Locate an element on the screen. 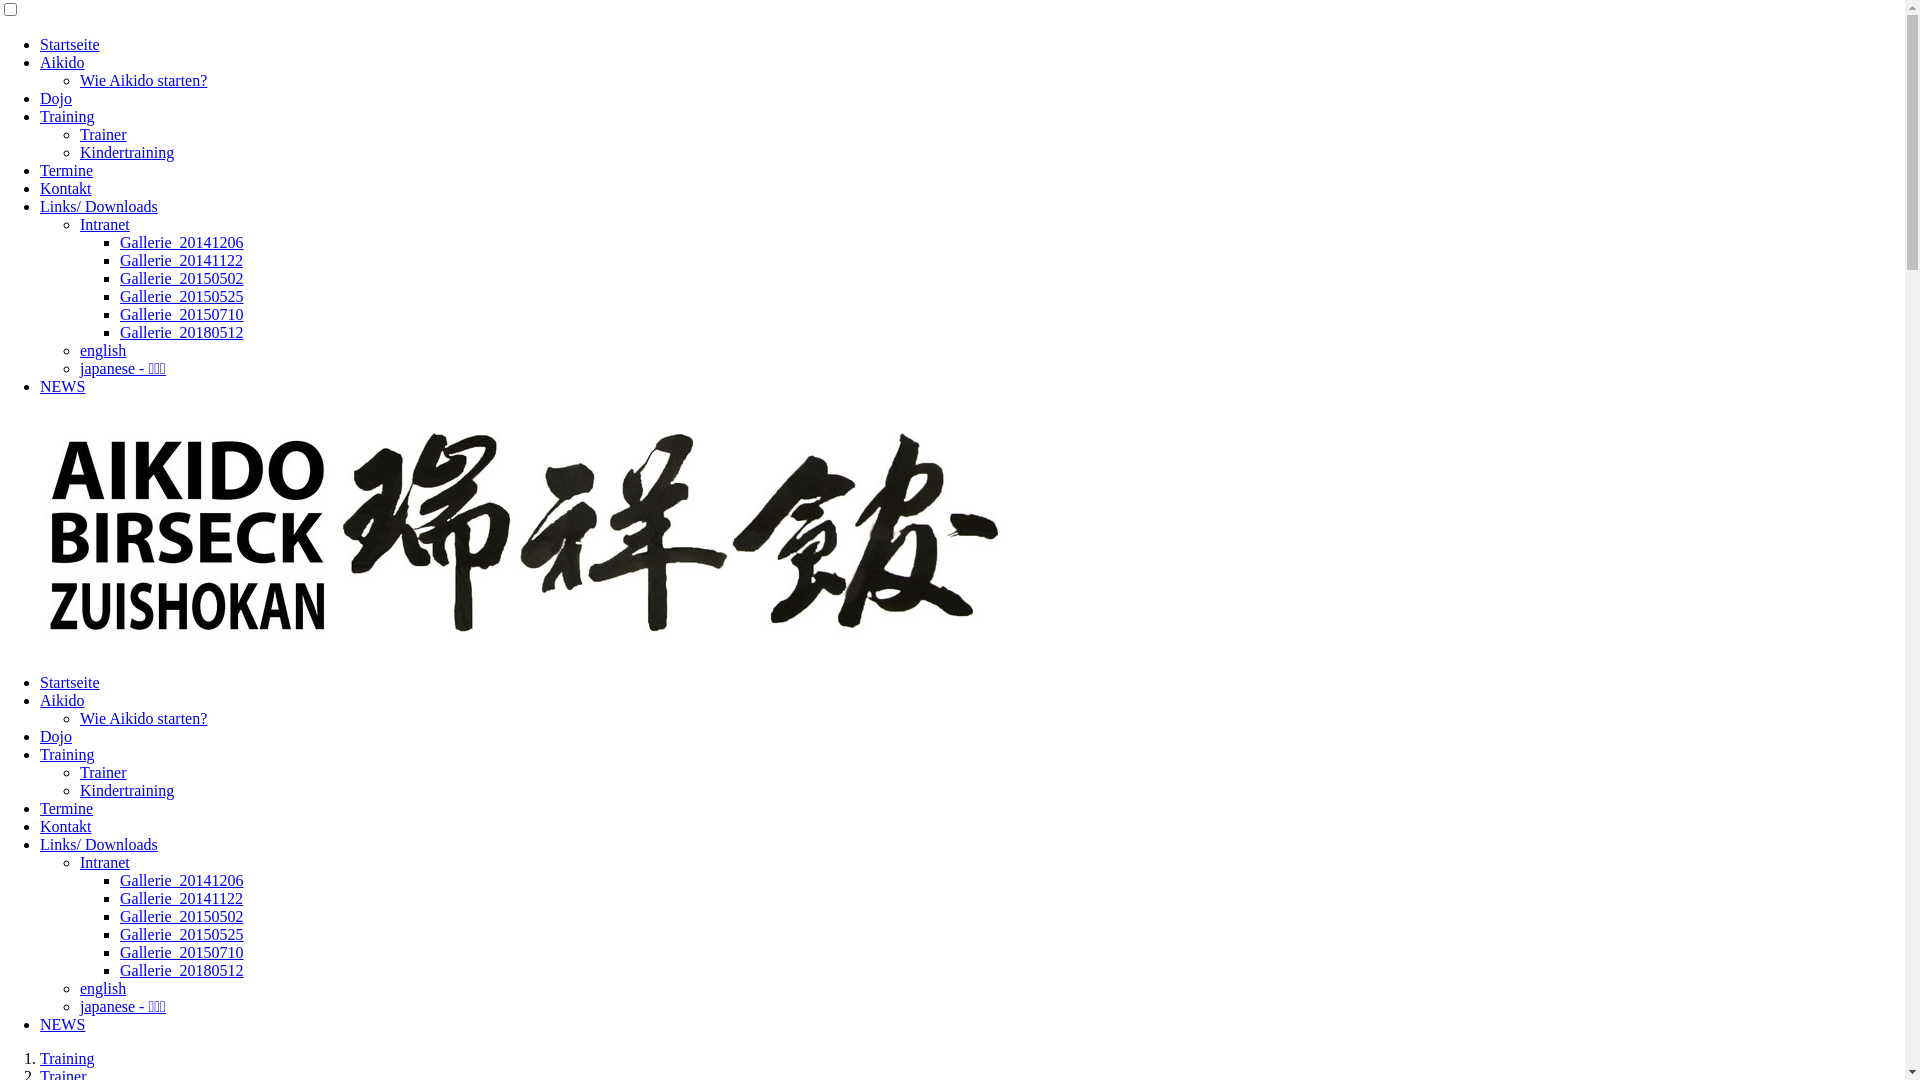 This screenshot has width=1920, height=1080. 'Aikido' is located at coordinates (62, 61).